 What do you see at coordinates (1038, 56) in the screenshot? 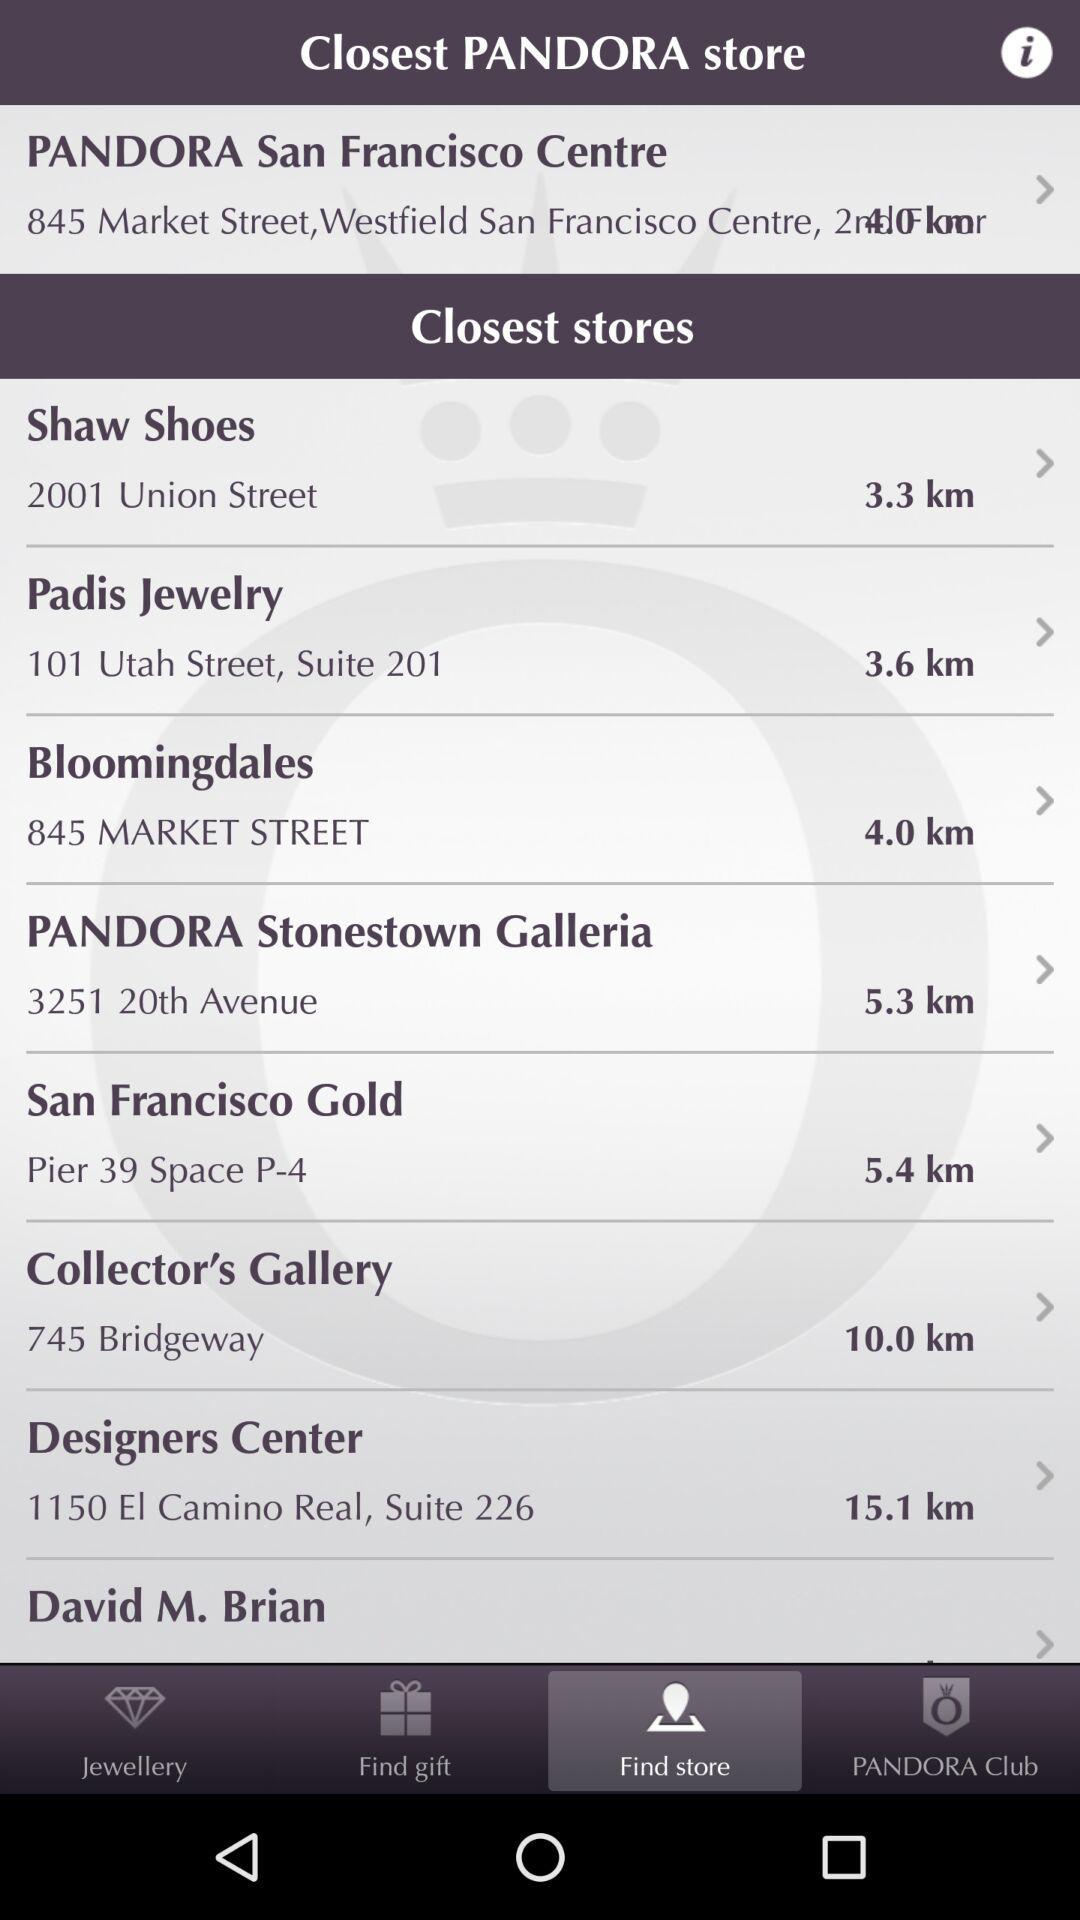
I see `the info icon` at bounding box center [1038, 56].